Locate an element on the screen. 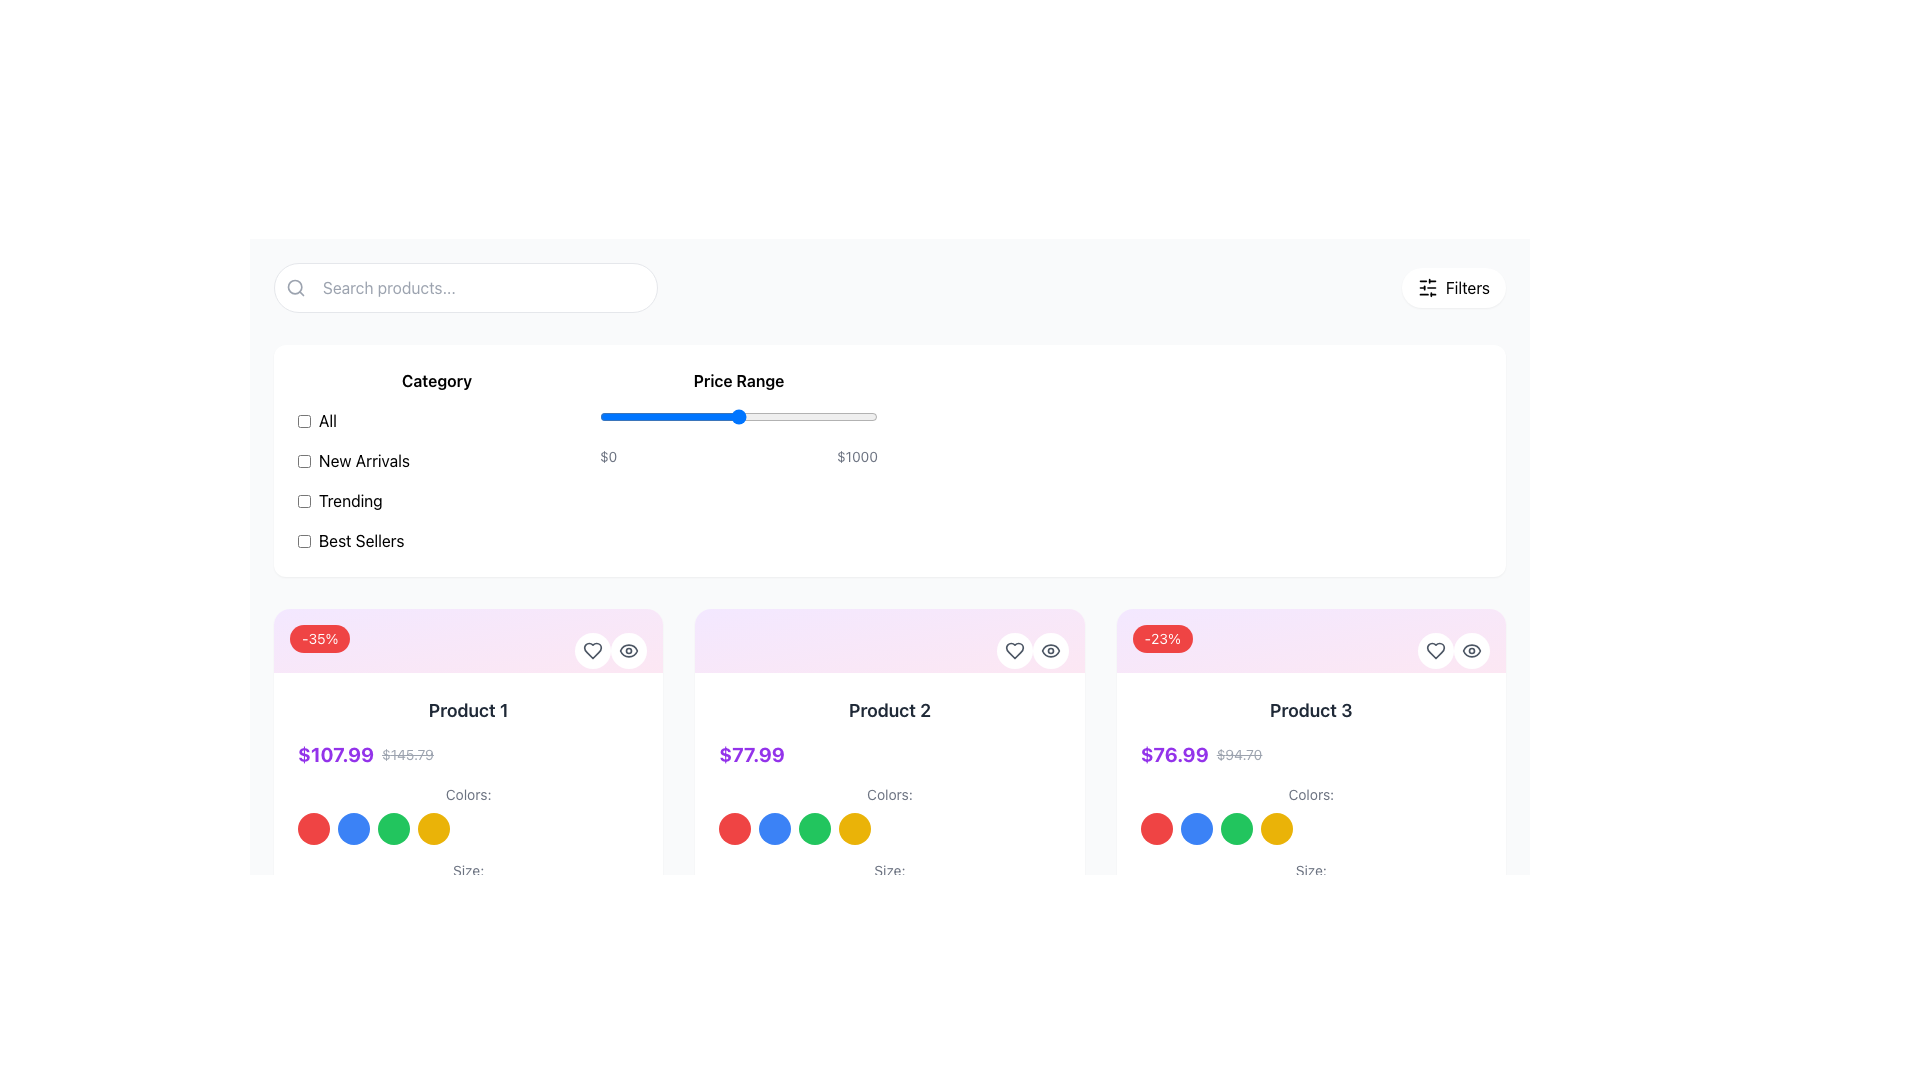  the checkbox for the 'Trending' filter category is located at coordinates (303, 500).